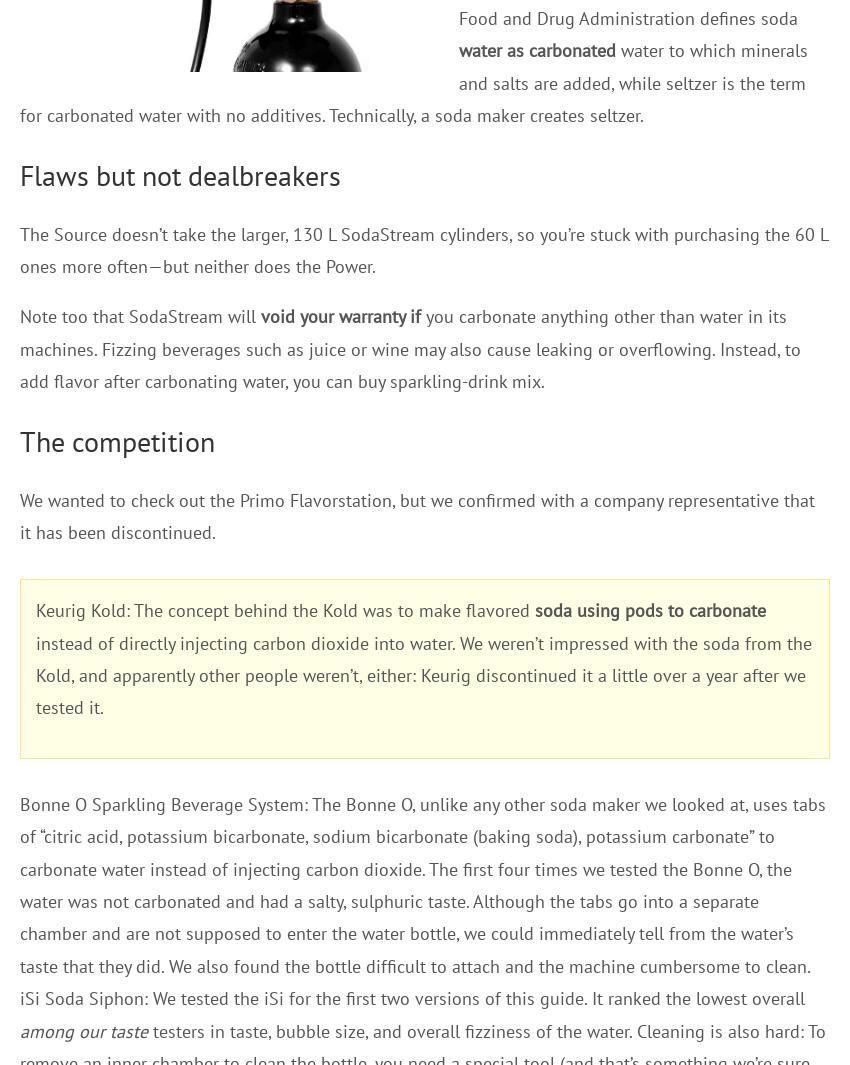 The height and width of the screenshot is (1065, 850). Describe the element at coordinates (414, 81) in the screenshot. I see `'water to which minerals and salts are added, while seltzer is the term for carbonated water with no additives. Technically, a soda maker creates seltzer.'` at that location.